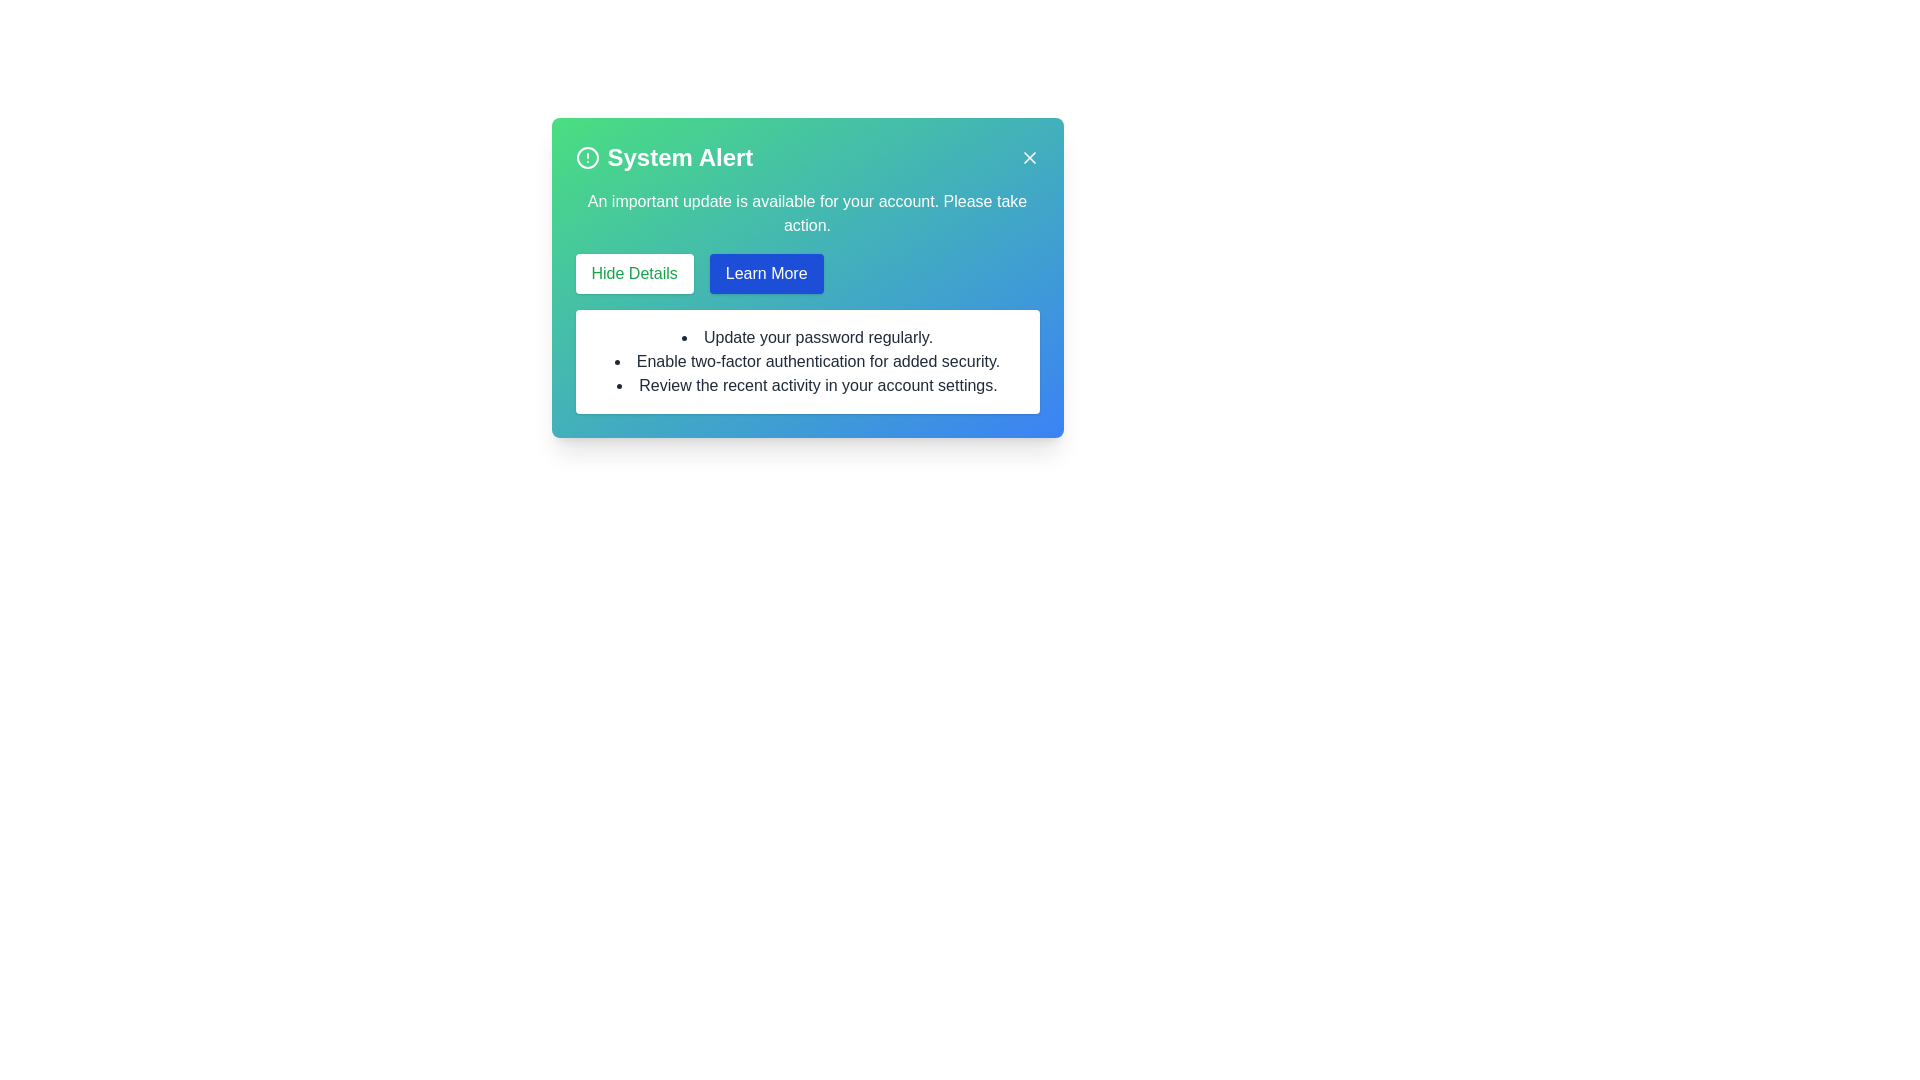 Image resolution: width=1920 pixels, height=1080 pixels. I want to click on the close button on the Banner Component, so click(807, 157).